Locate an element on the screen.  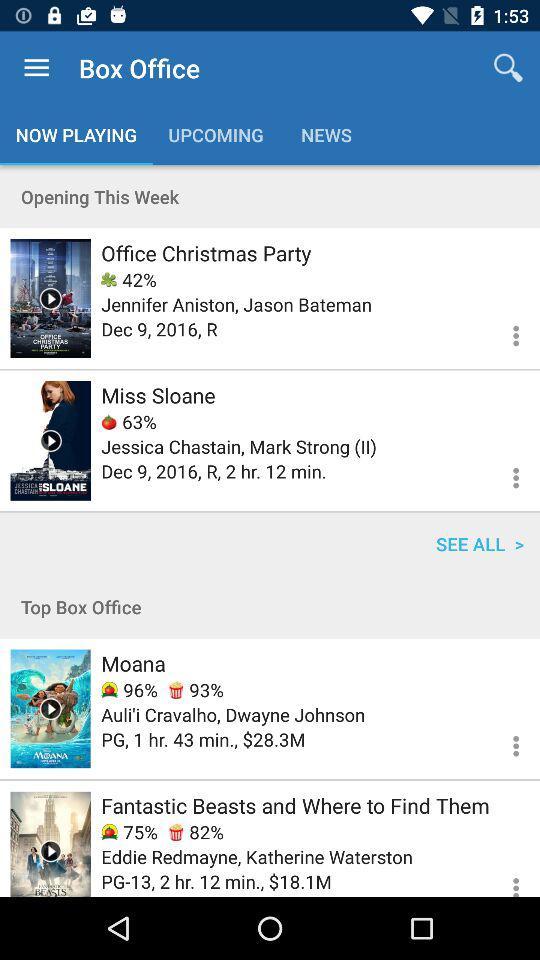
app next to the box office item is located at coordinates (36, 68).